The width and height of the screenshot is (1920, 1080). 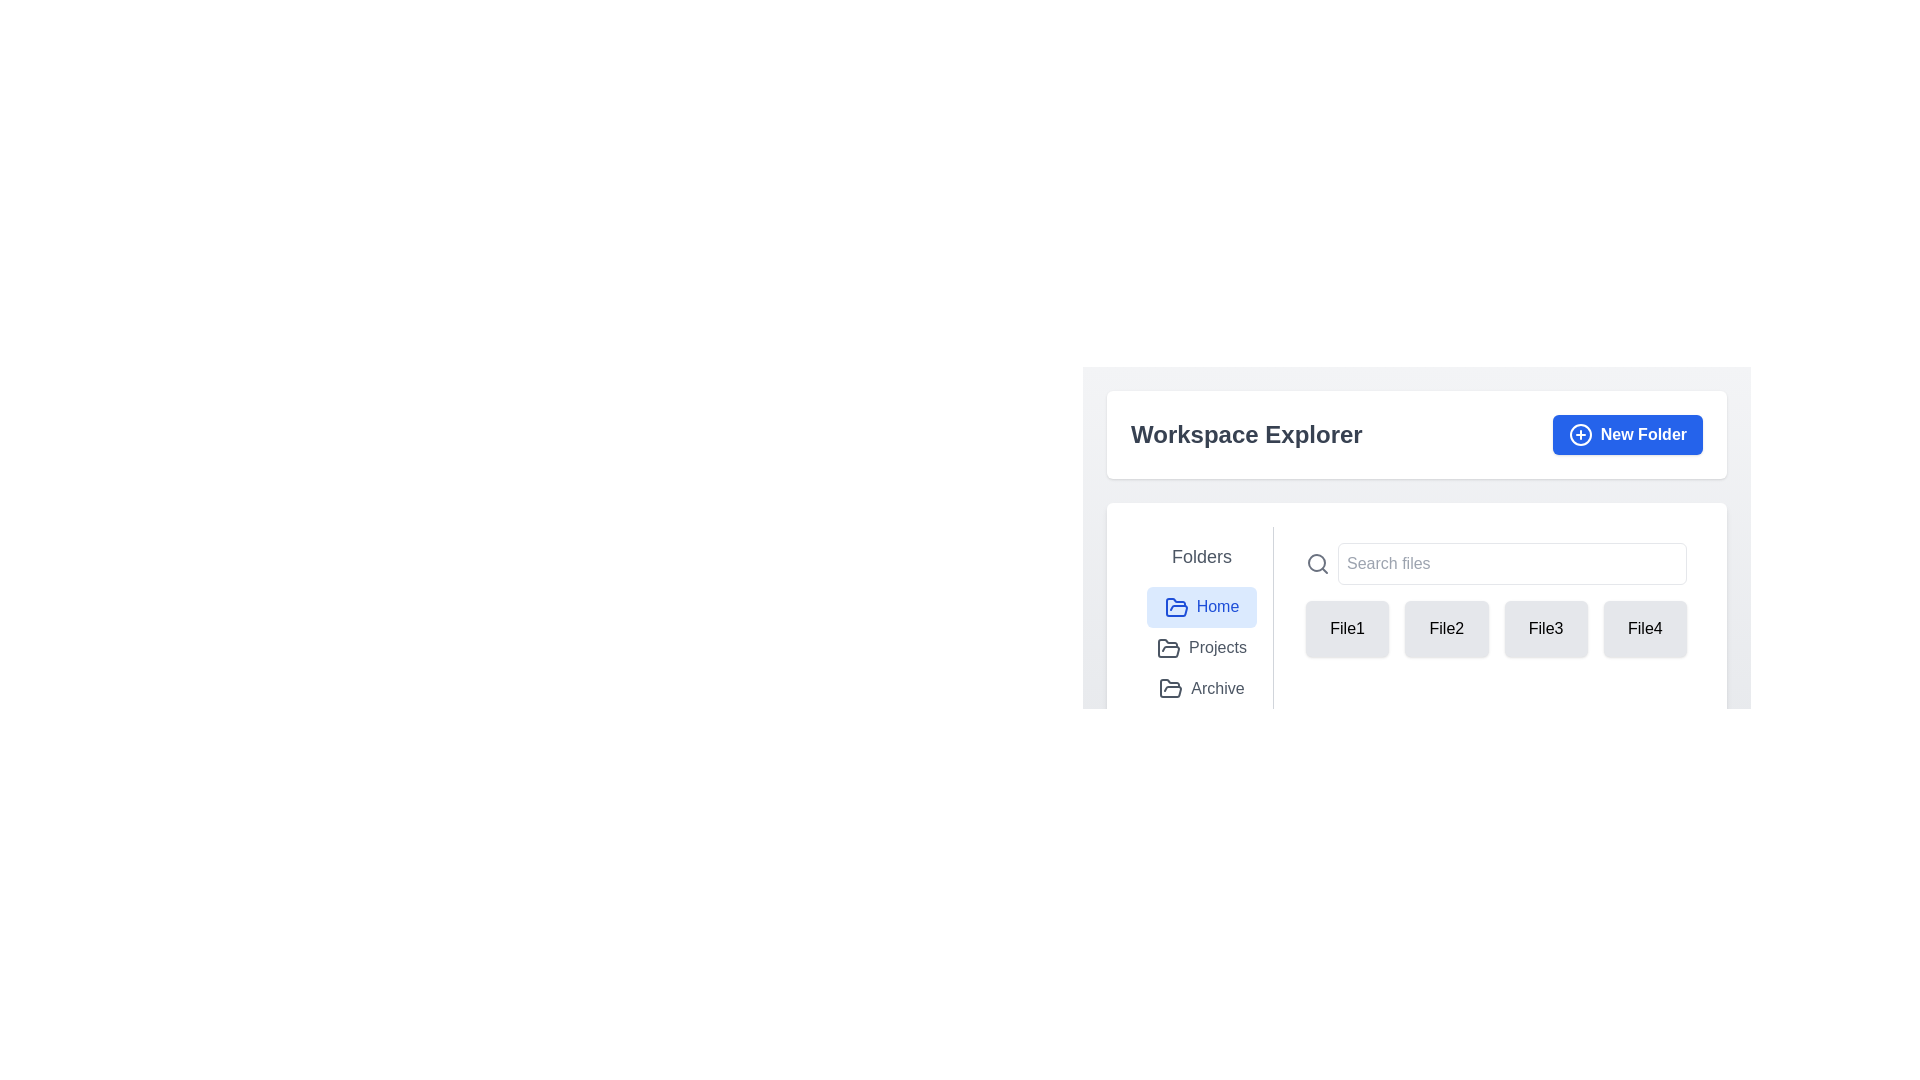 I want to click on the Search icon, which is a gray magnifying glass located in the top-right section of the interface, next to the 'Search files' input field, so click(x=1318, y=563).